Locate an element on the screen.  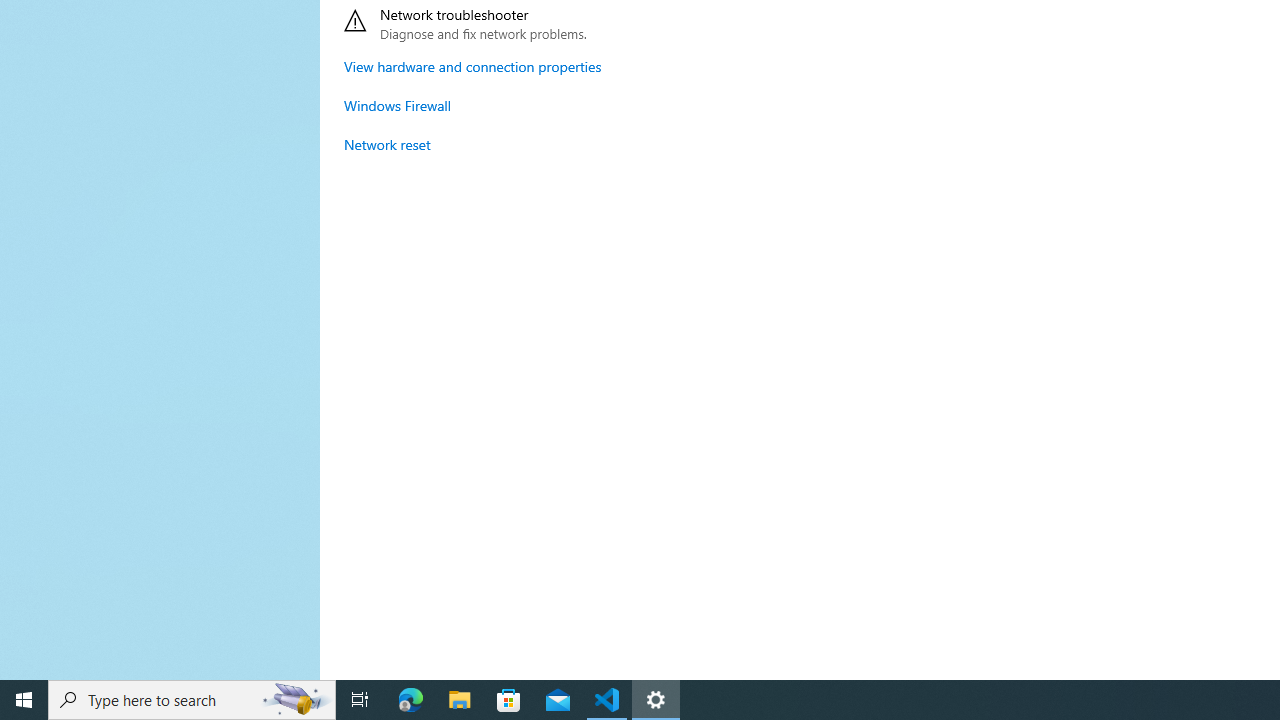
'Windows Firewall' is located at coordinates (398, 105).